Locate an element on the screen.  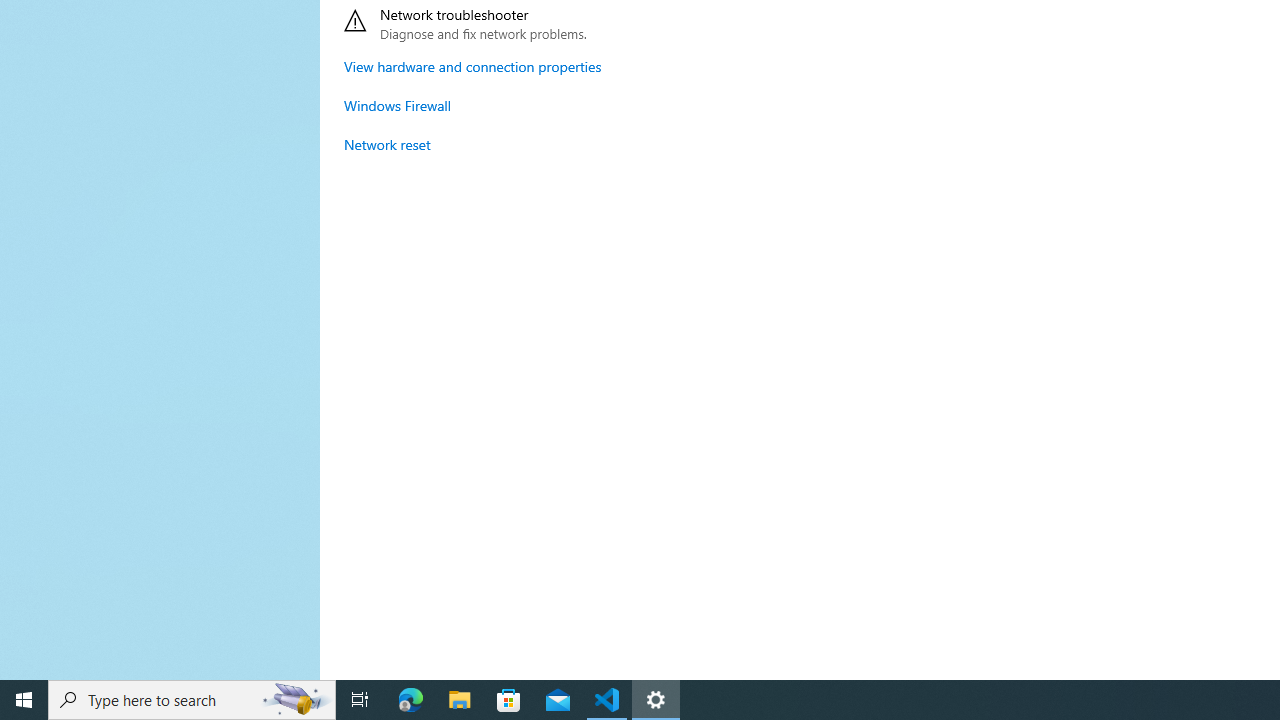
'Windows Firewall' is located at coordinates (398, 105).